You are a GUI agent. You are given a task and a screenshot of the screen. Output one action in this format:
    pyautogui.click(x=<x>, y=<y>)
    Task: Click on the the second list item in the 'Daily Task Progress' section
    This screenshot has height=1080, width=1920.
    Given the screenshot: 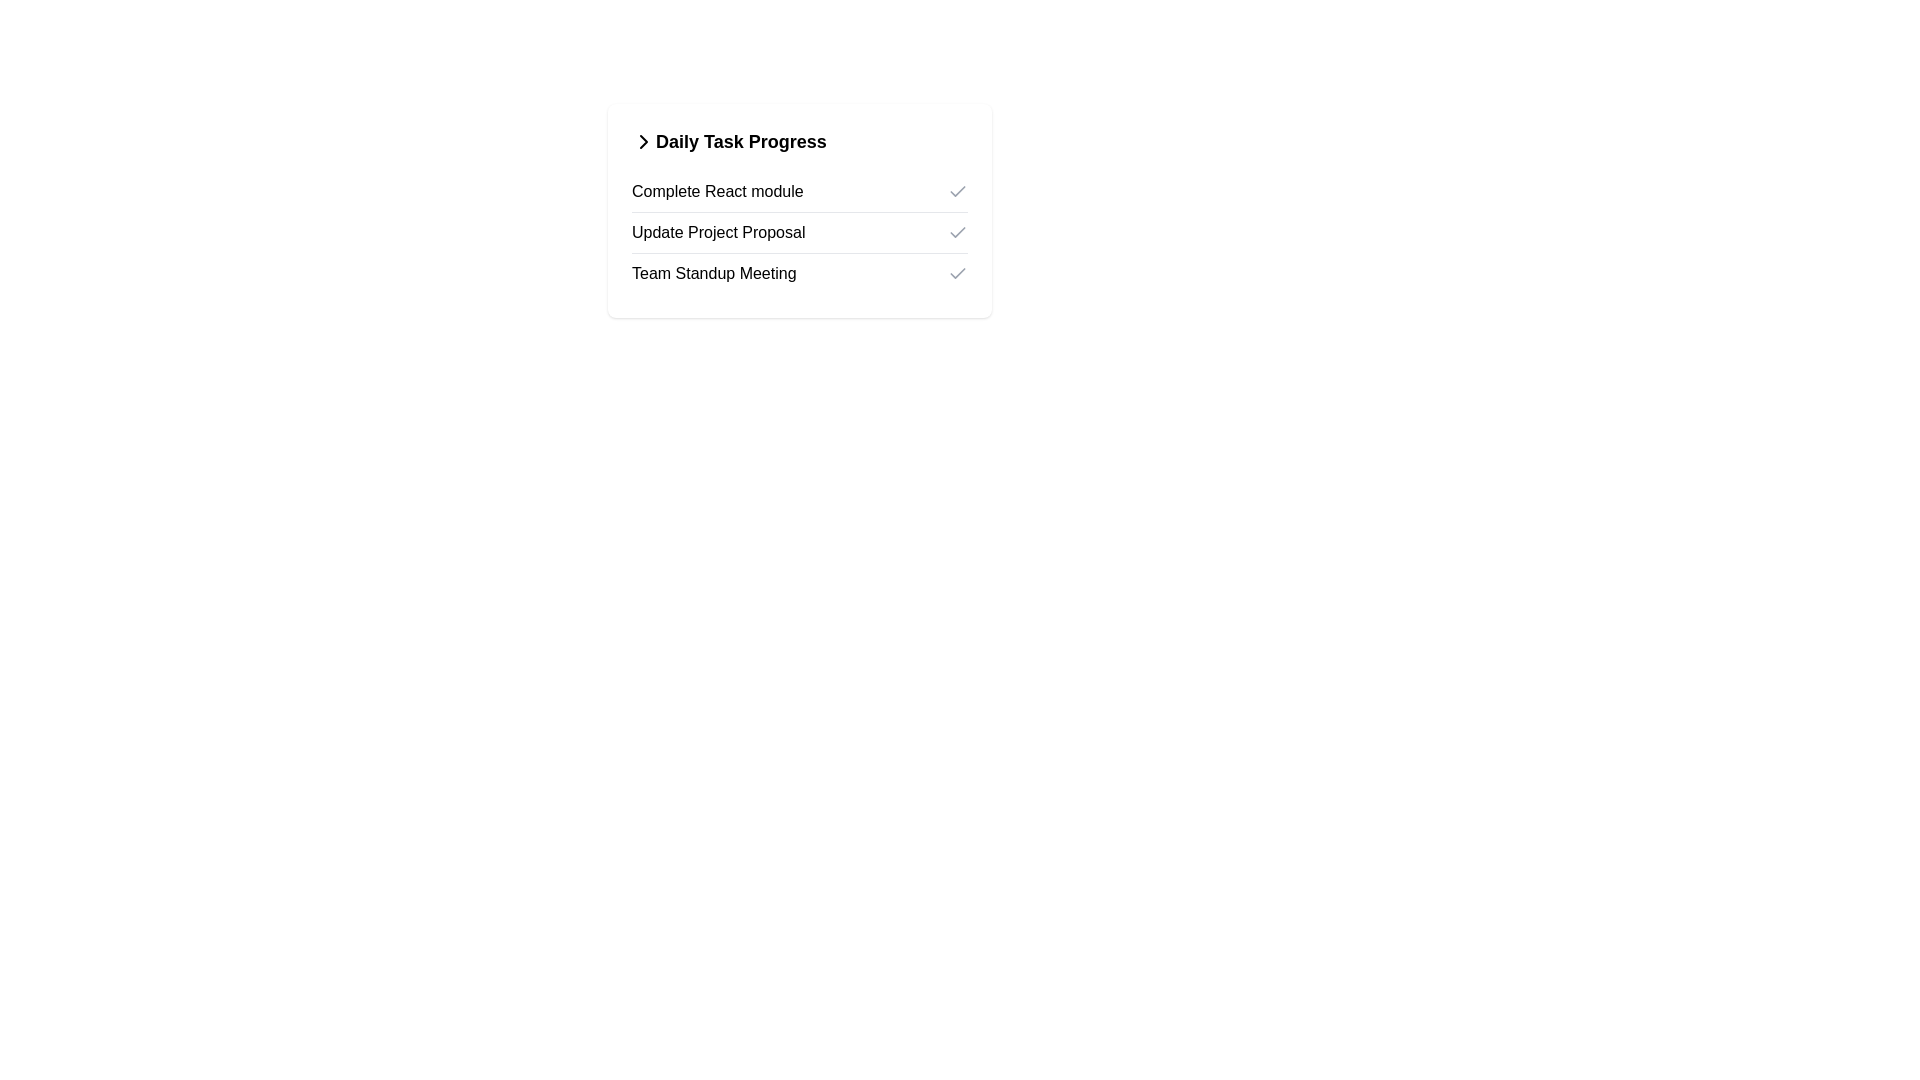 What is the action you would take?
    pyautogui.click(x=800, y=231)
    